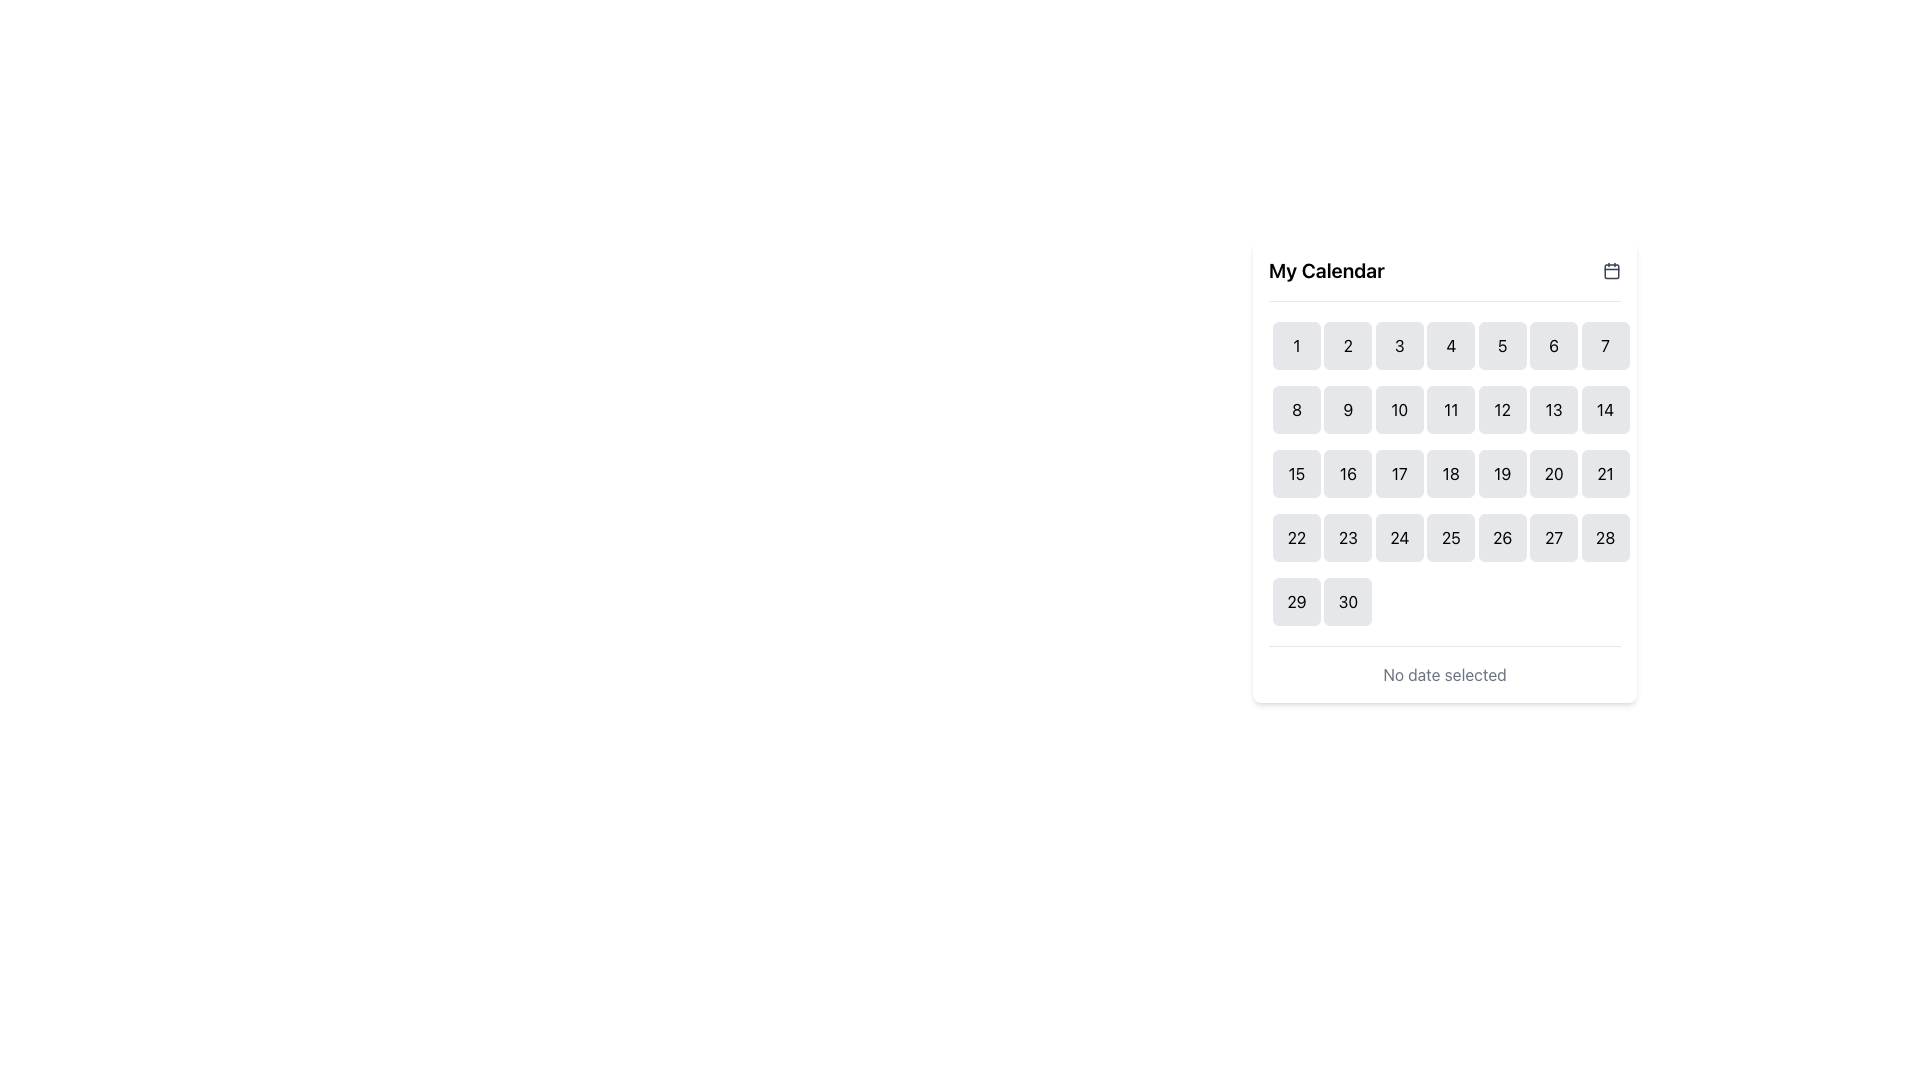  I want to click on the circular button labeled '21', so click(1605, 474).